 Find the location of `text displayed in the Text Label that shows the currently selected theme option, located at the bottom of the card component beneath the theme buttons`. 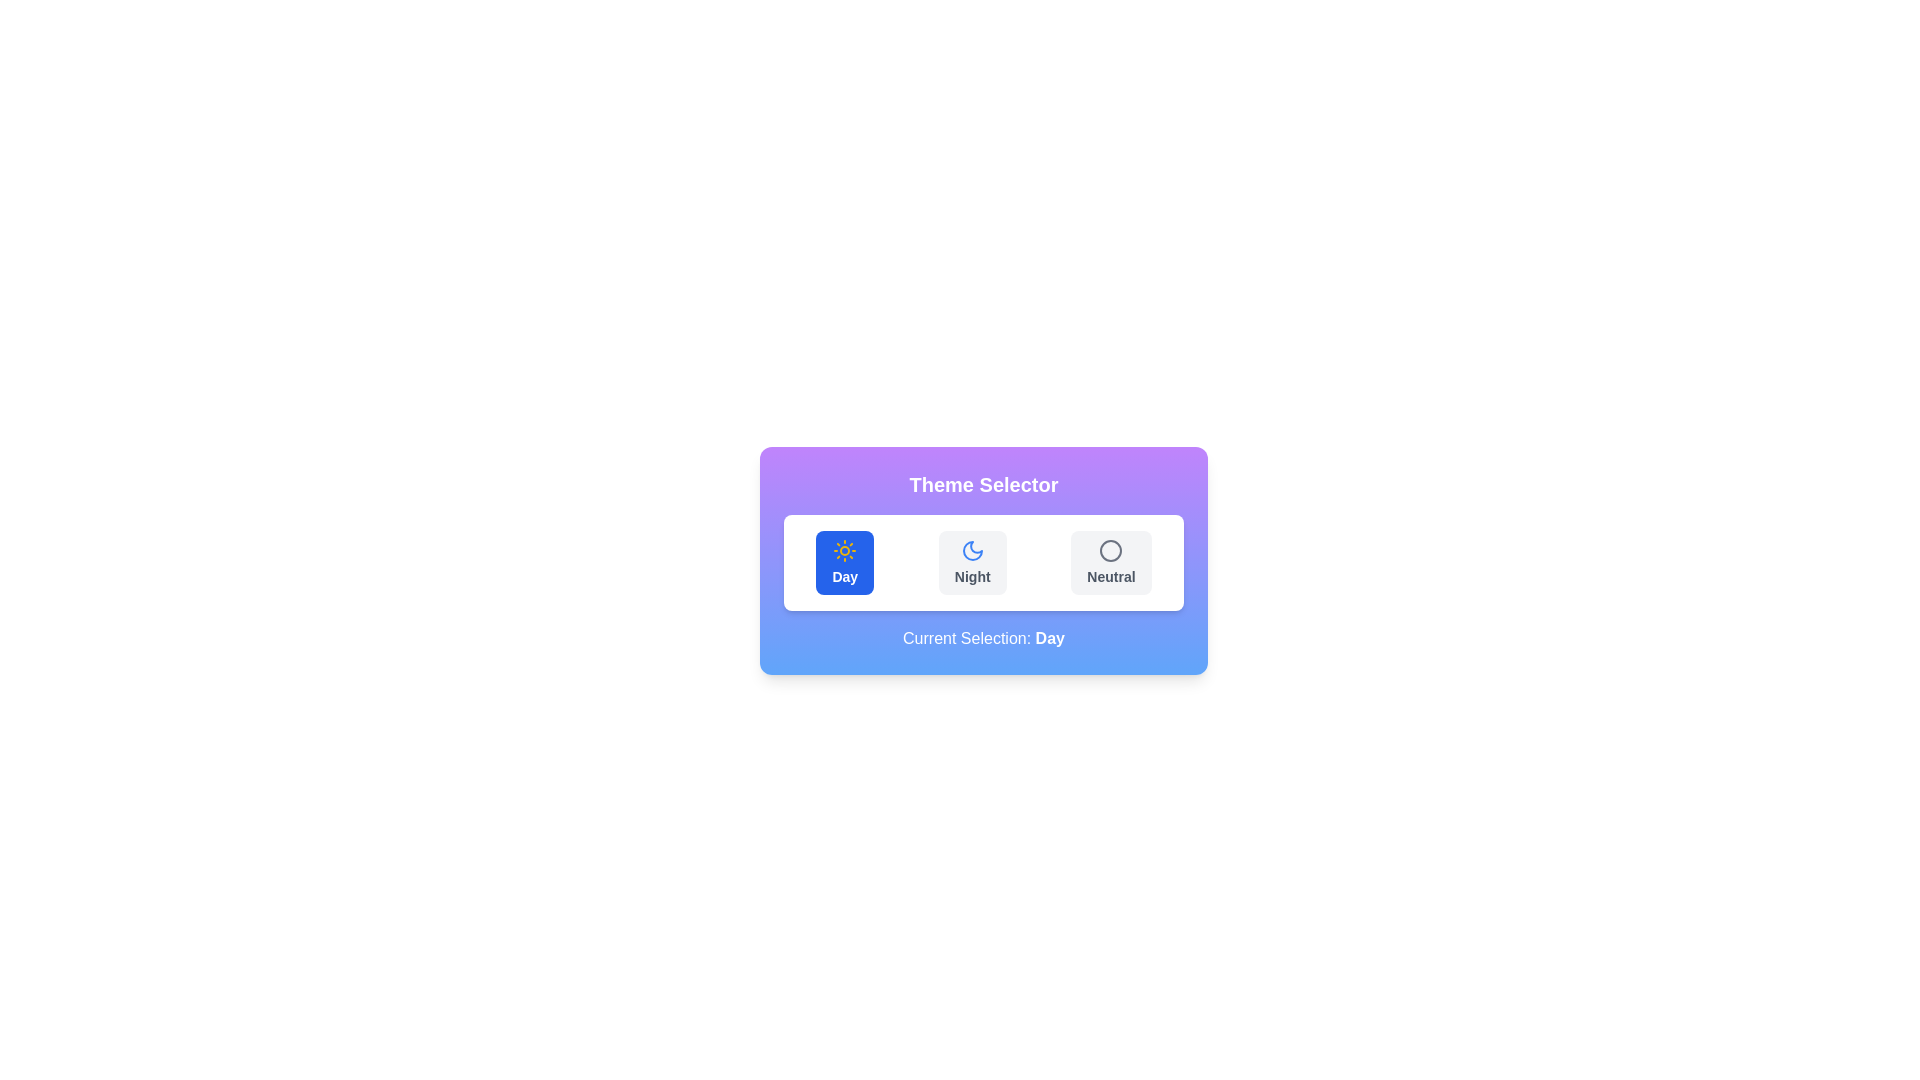

text displayed in the Text Label that shows the currently selected theme option, located at the bottom of the card component beneath the theme buttons is located at coordinates (983, 639).